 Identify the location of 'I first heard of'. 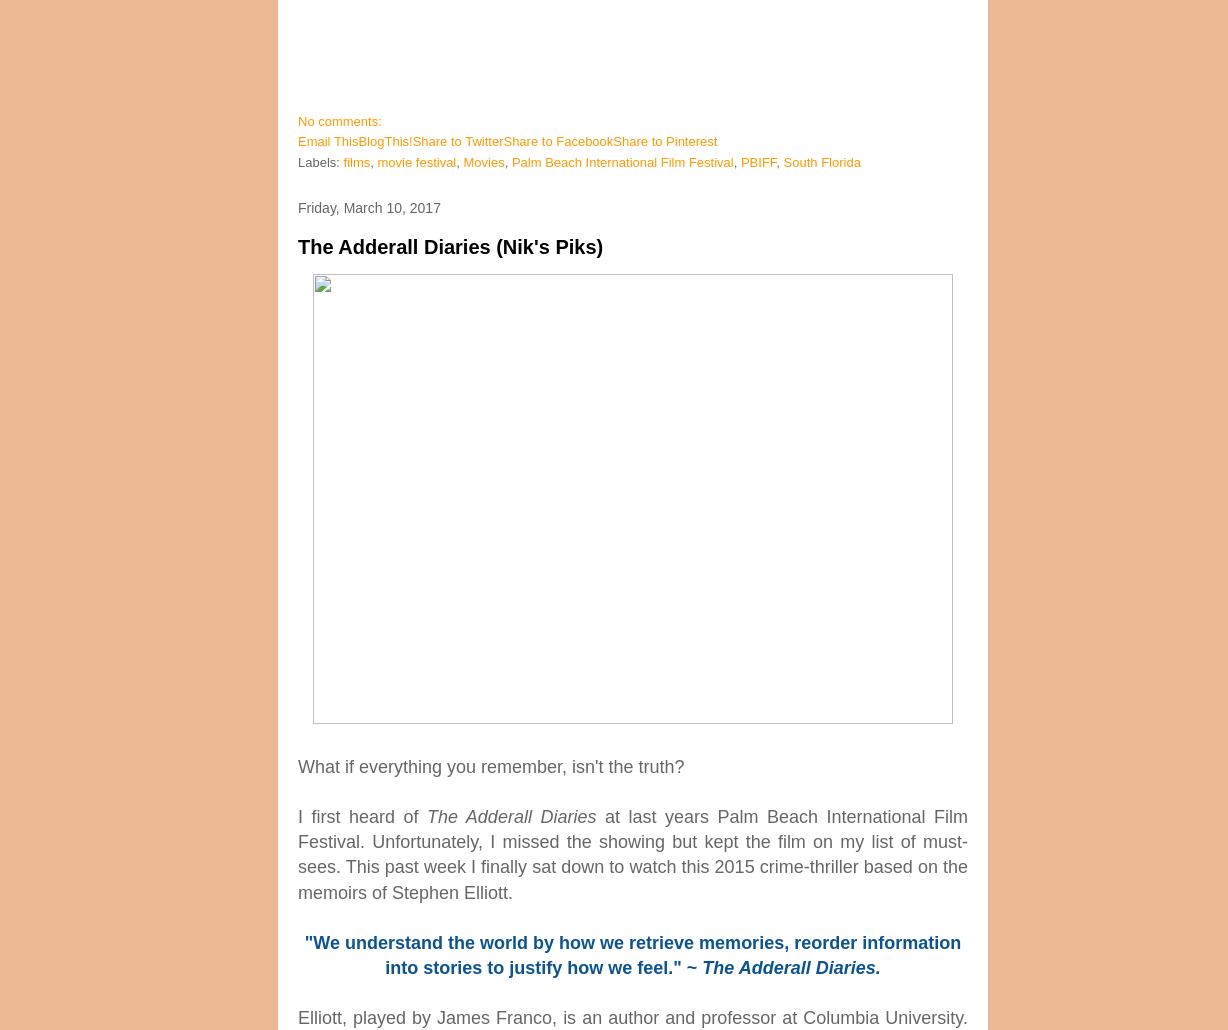
(297, 814).